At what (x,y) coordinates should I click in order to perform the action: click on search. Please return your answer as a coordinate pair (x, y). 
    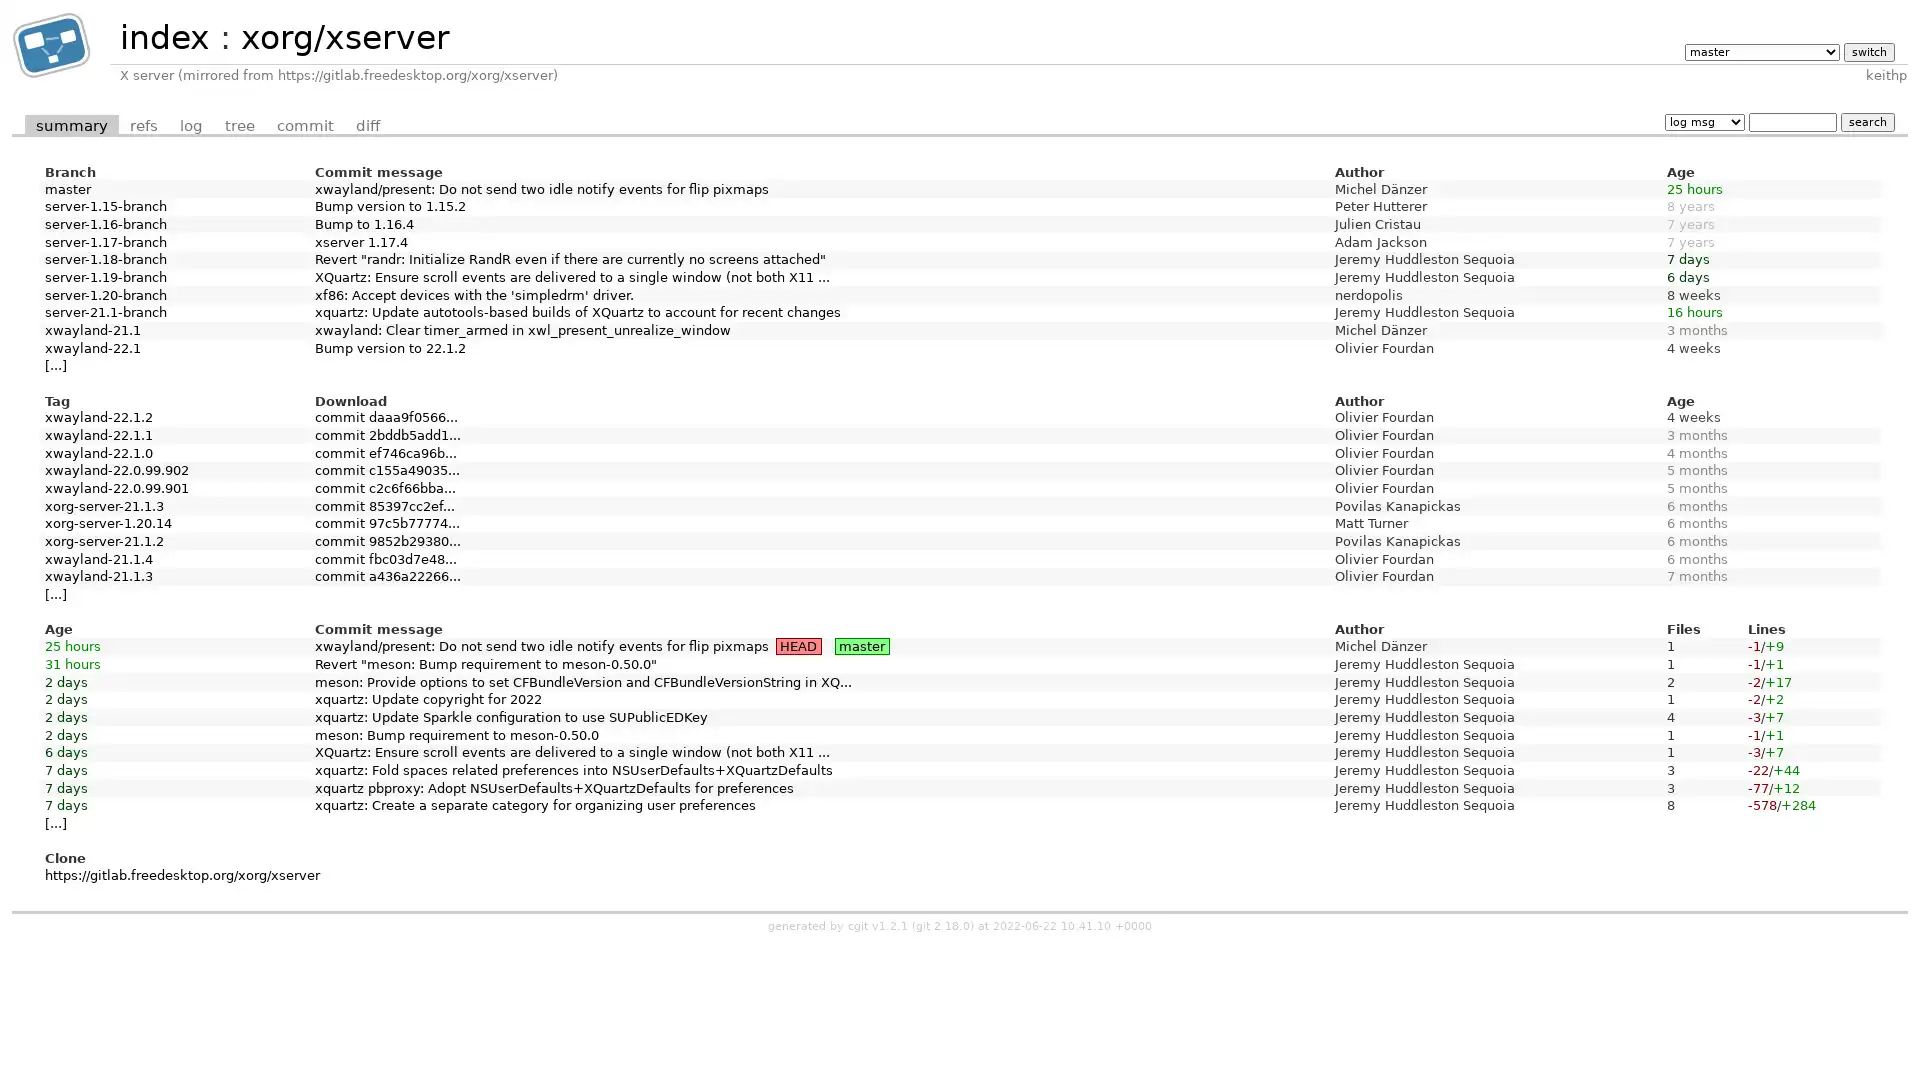
    Looking at the image, I should click on (1866, 121).